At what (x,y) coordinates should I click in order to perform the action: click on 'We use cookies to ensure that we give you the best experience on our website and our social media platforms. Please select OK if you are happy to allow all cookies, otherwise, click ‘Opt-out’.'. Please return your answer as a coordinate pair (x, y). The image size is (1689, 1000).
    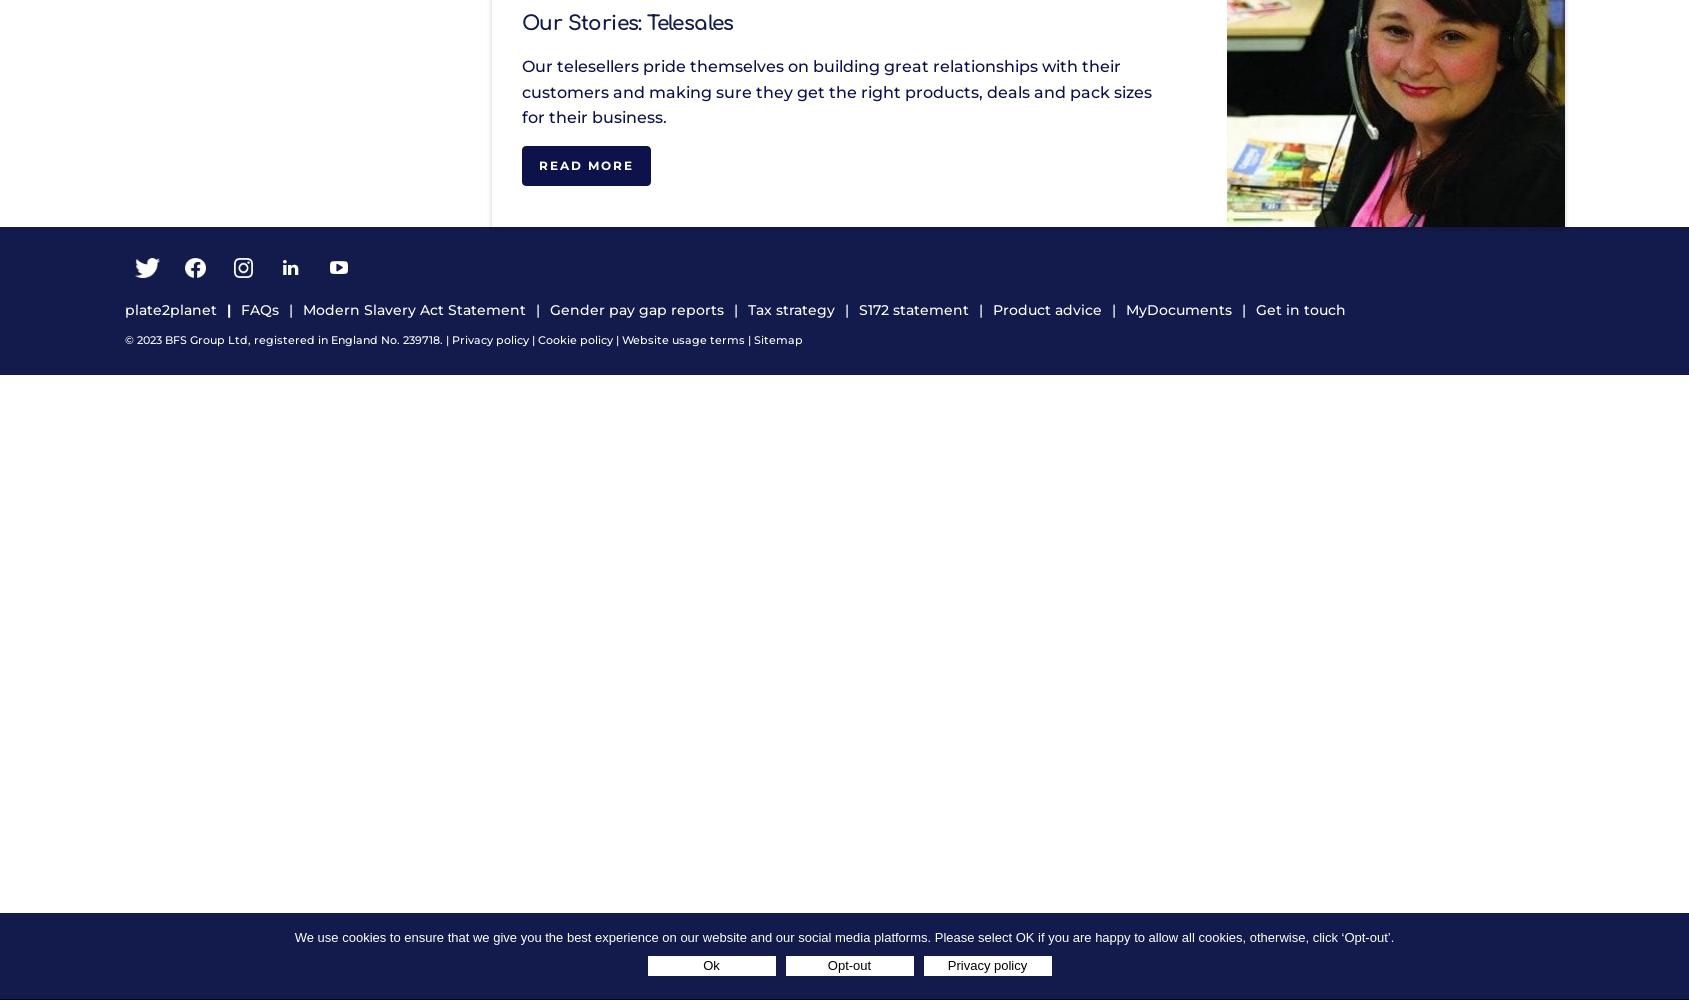
    Looking at the image, I should click on (294, 937).